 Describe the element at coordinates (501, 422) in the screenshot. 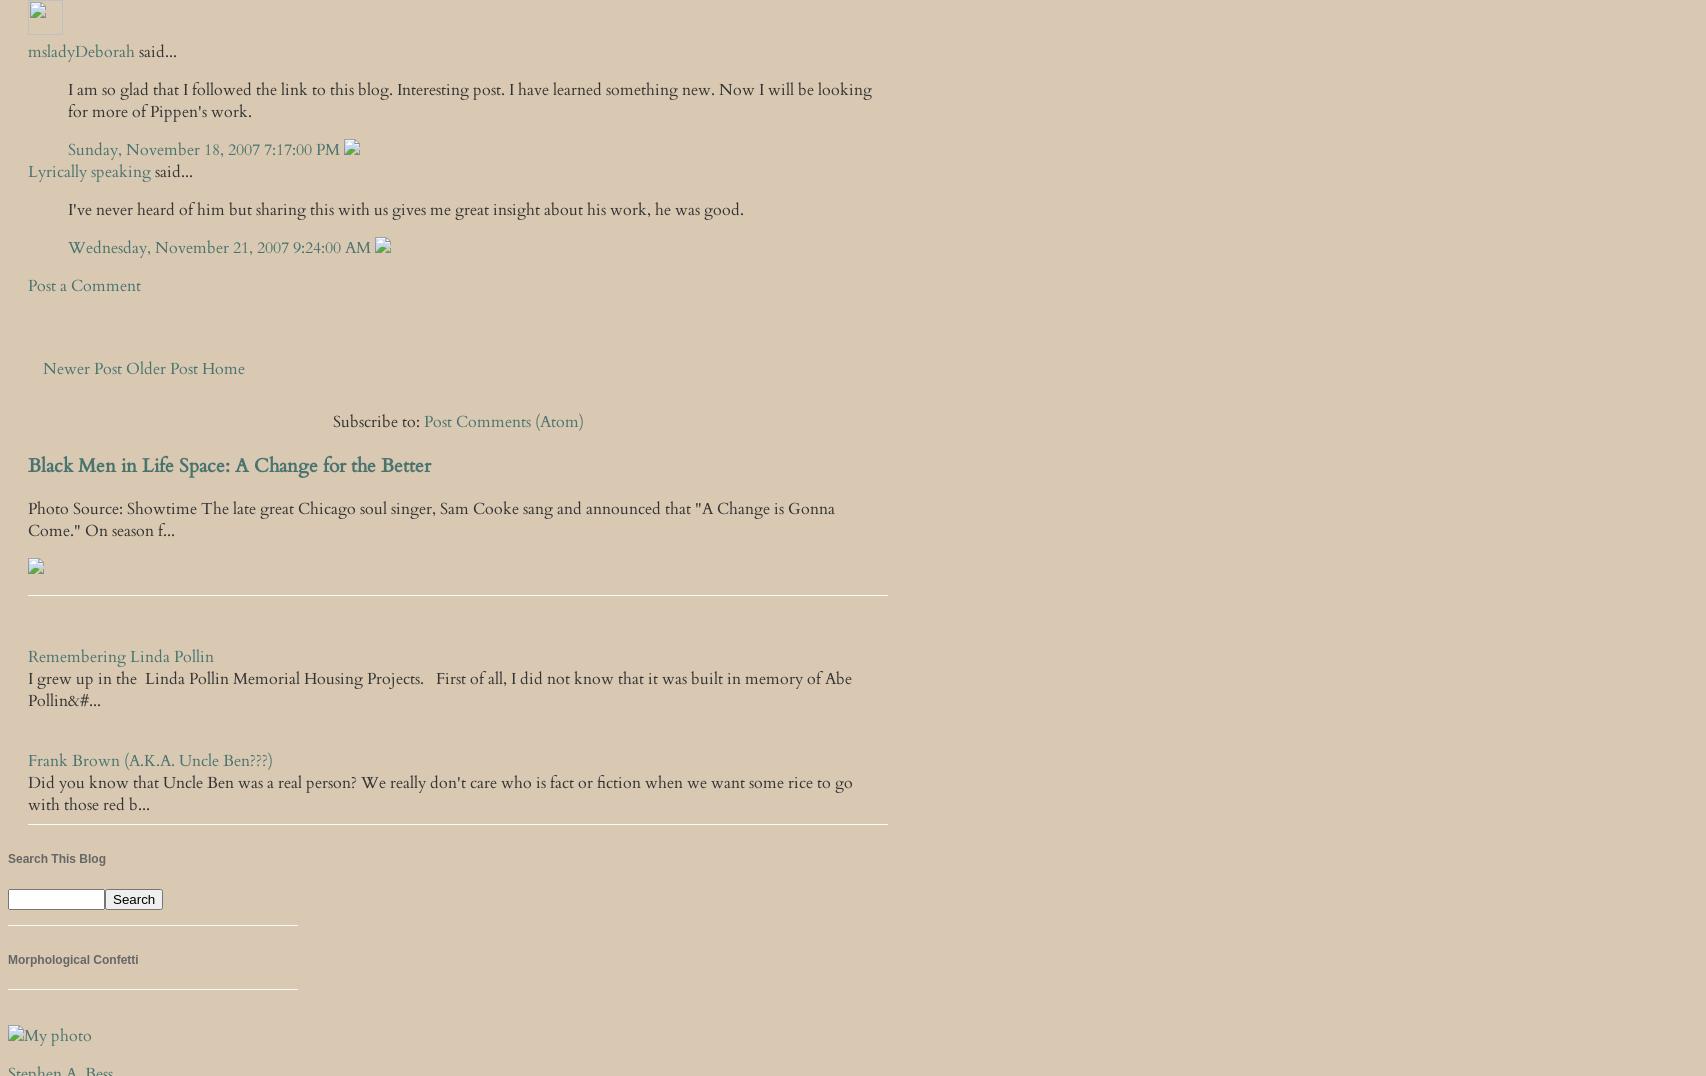

I see `'Post Comments (Atom)'` at that location.